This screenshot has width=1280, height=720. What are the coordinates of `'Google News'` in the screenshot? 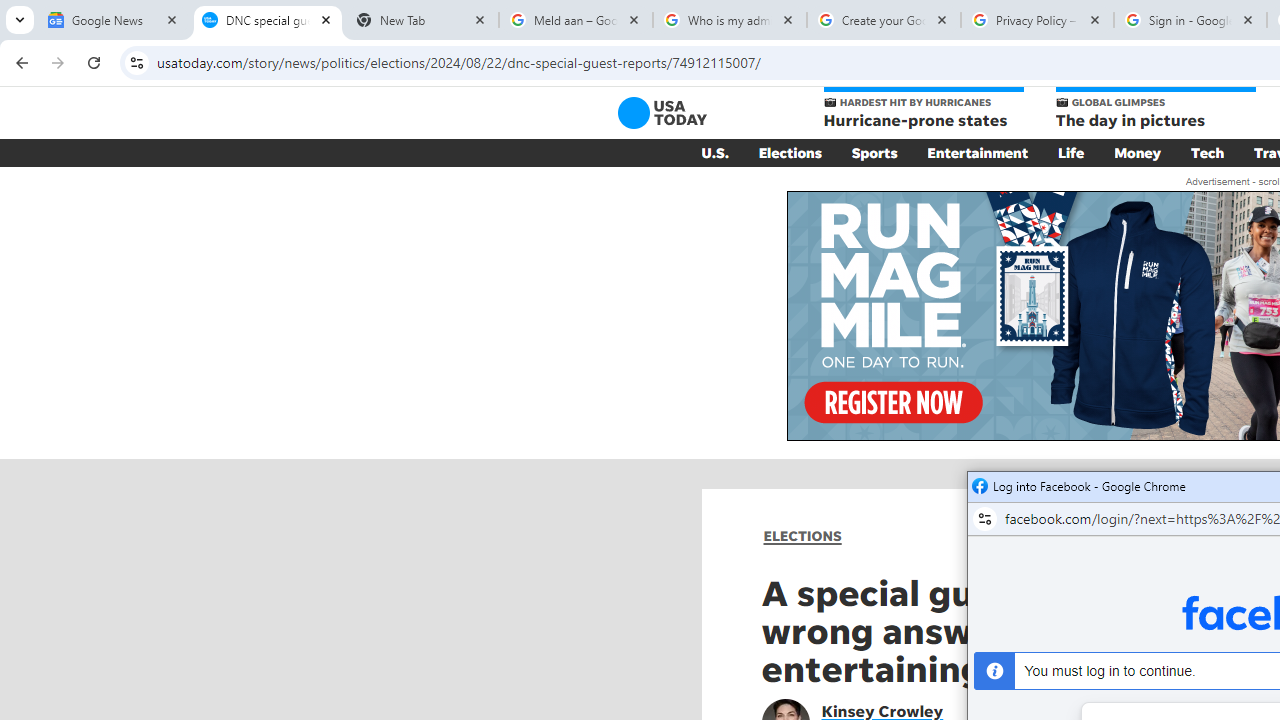 It's located at (112, 20).